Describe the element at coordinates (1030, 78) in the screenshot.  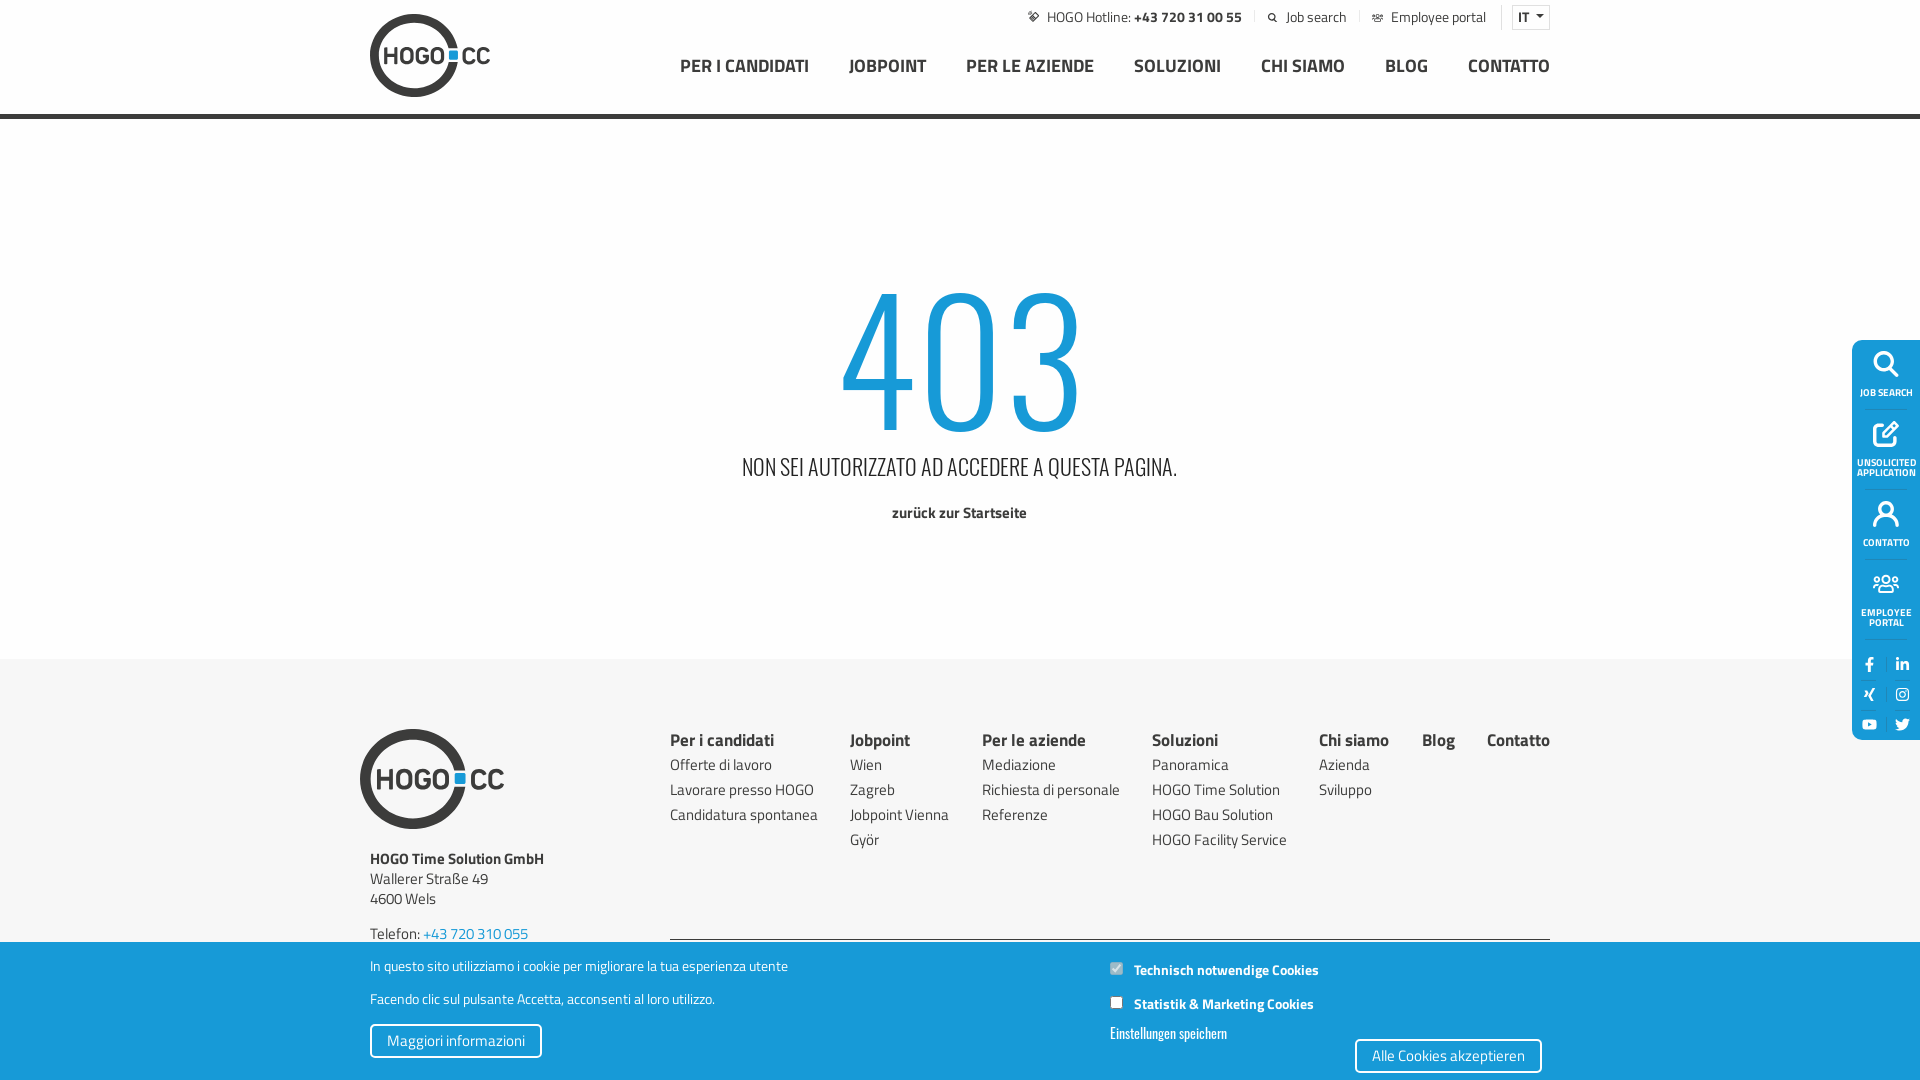
I see `'PER LE AZIENDE'` at that location.